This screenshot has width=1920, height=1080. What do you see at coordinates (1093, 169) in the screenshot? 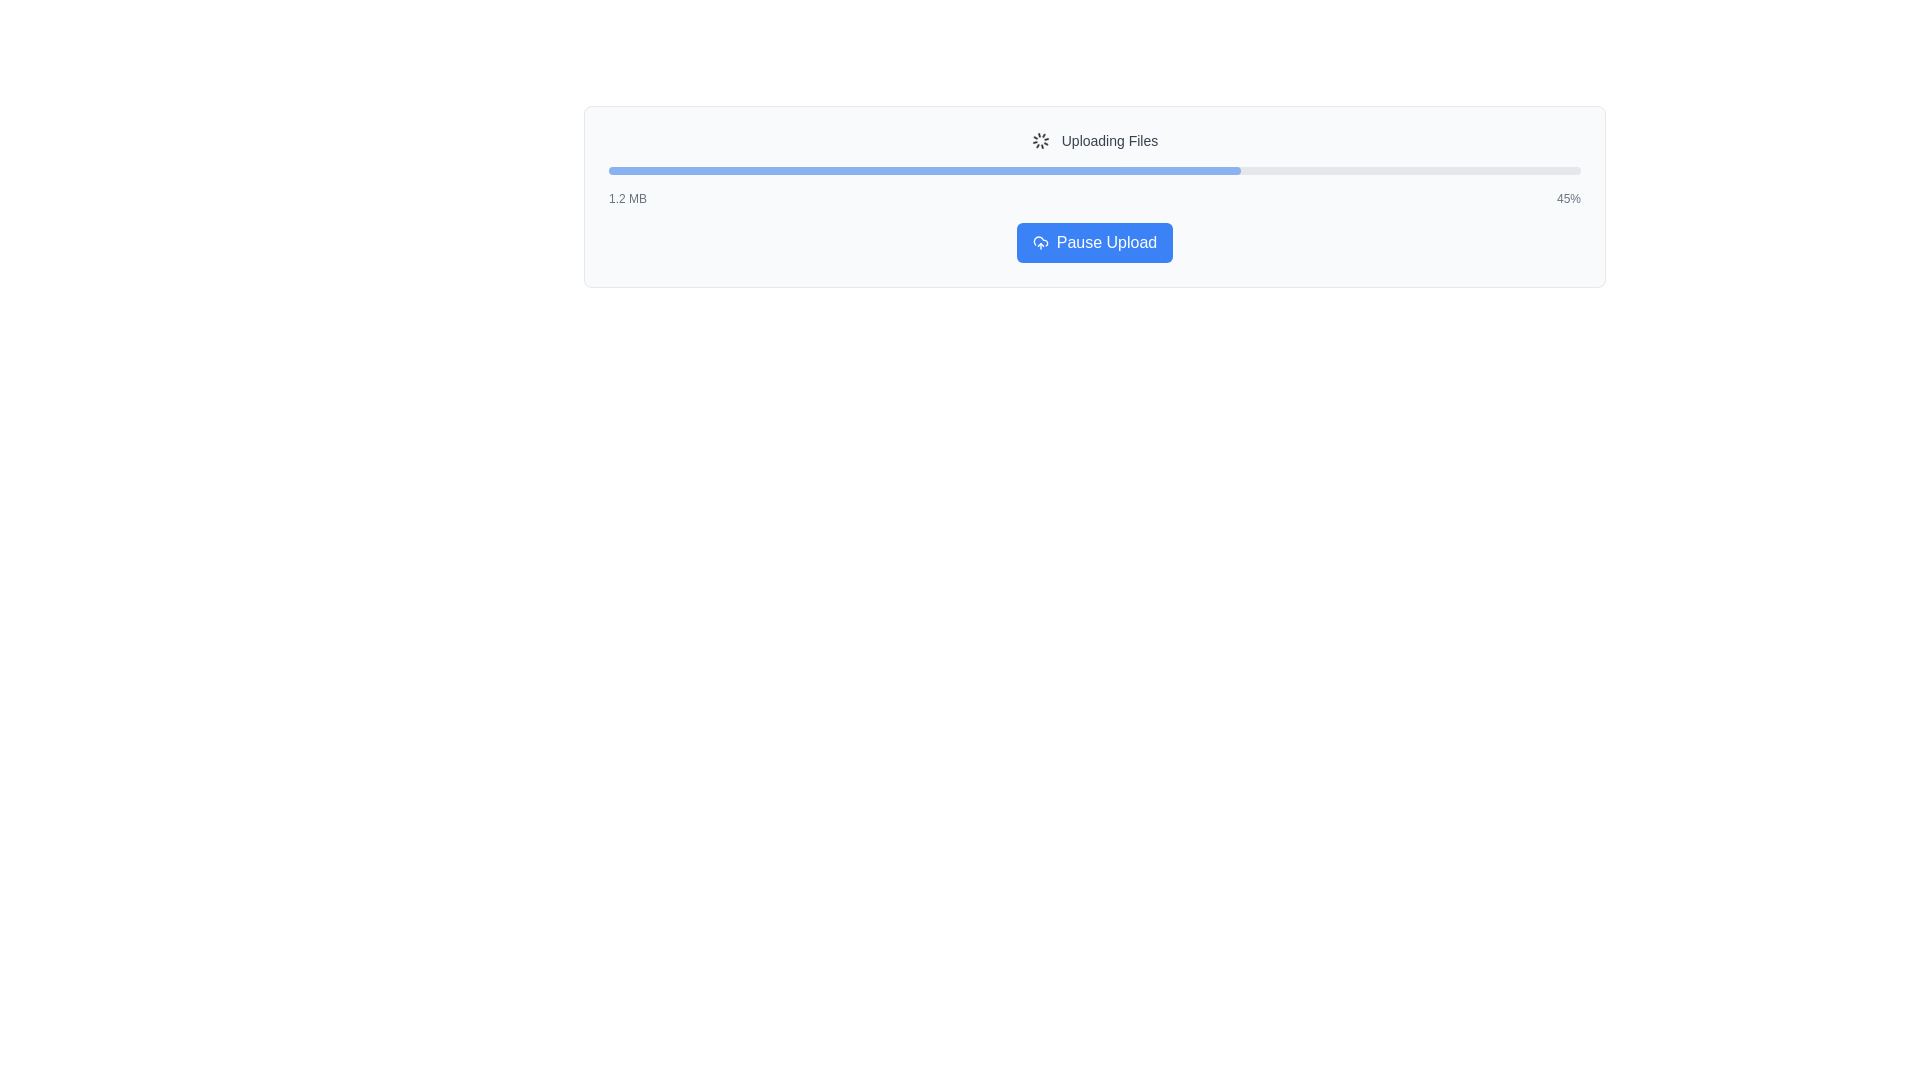
I see `the progress bar that visually represents the progress of an ongoing upload, located centrally with the label 'Uploading Files' above it` at bounding box center [1093, 169].